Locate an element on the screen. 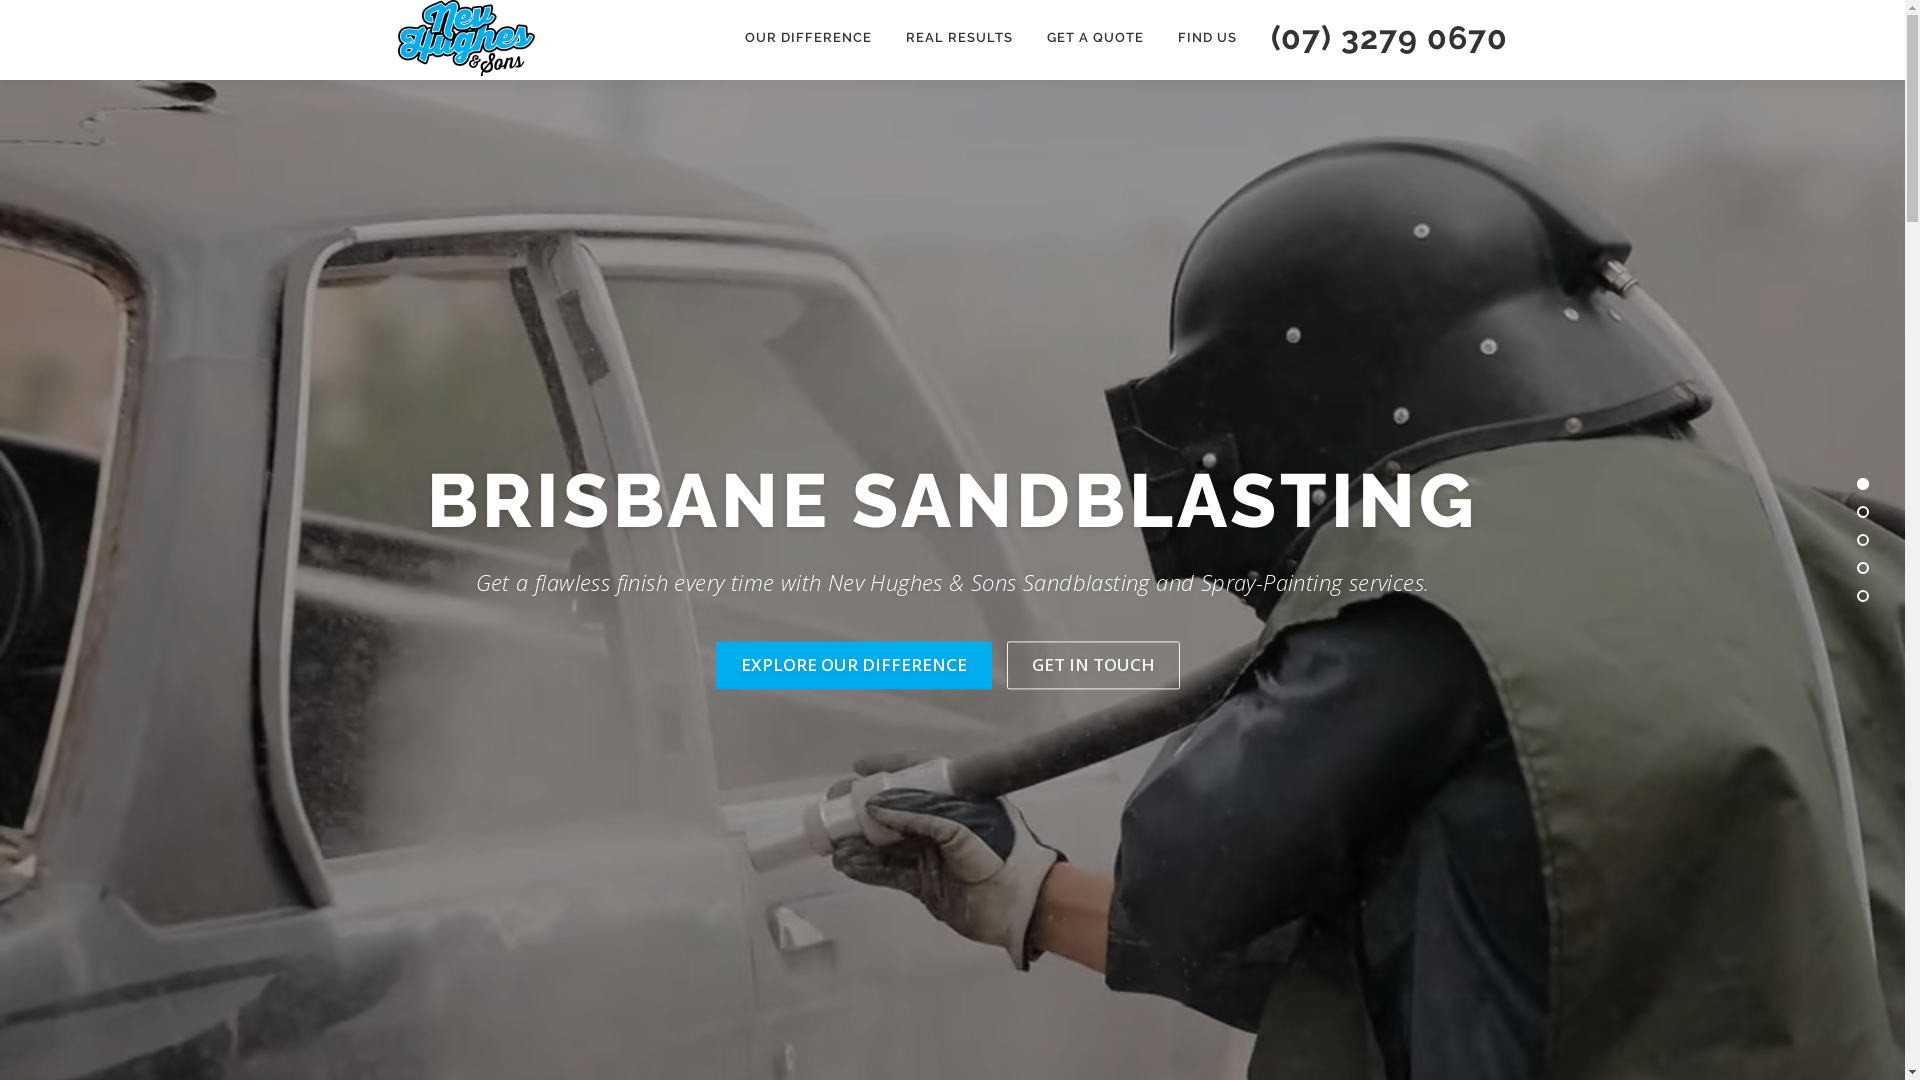  'GET A QUOTE' is located at coordinates (1030, 37).